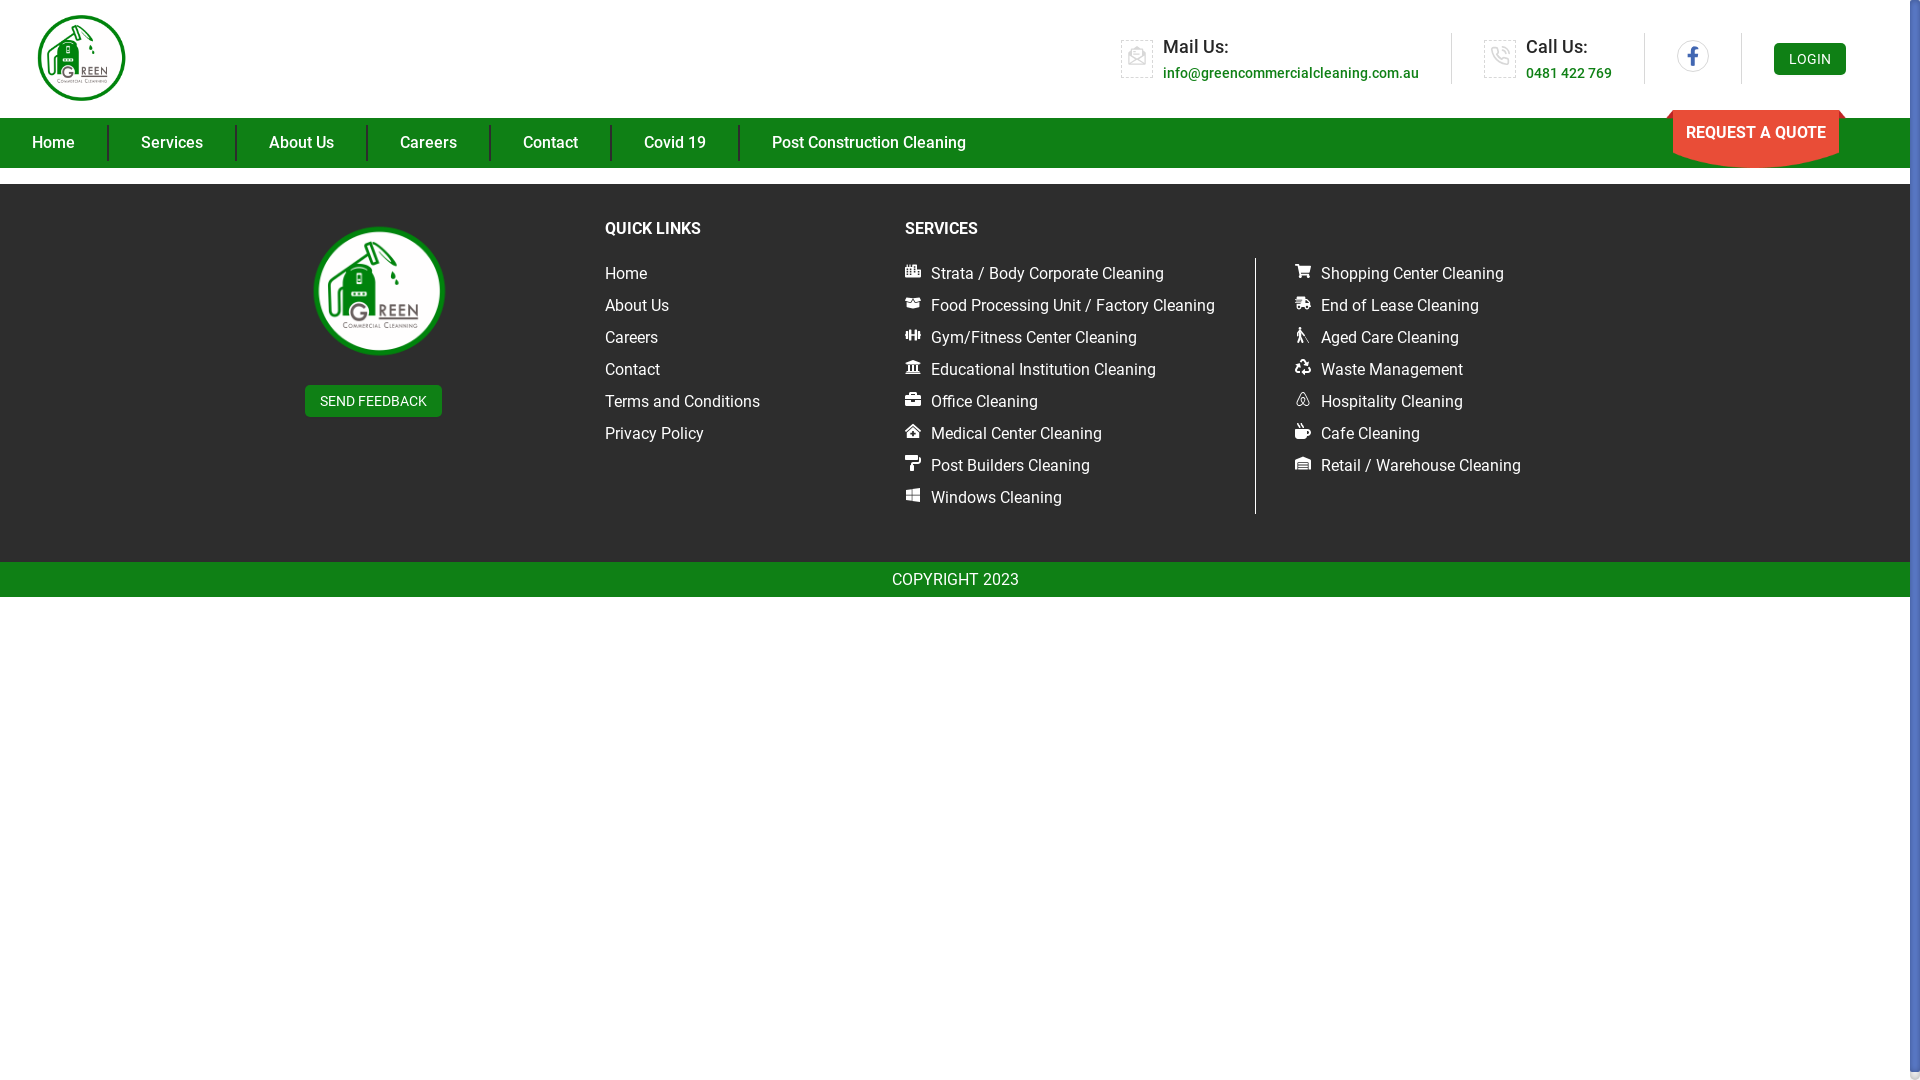  What do you see at coordinates (997, 465) in the screenshot?
I see `'Post Builders Cleaning'` at bounding box center [997, 465].